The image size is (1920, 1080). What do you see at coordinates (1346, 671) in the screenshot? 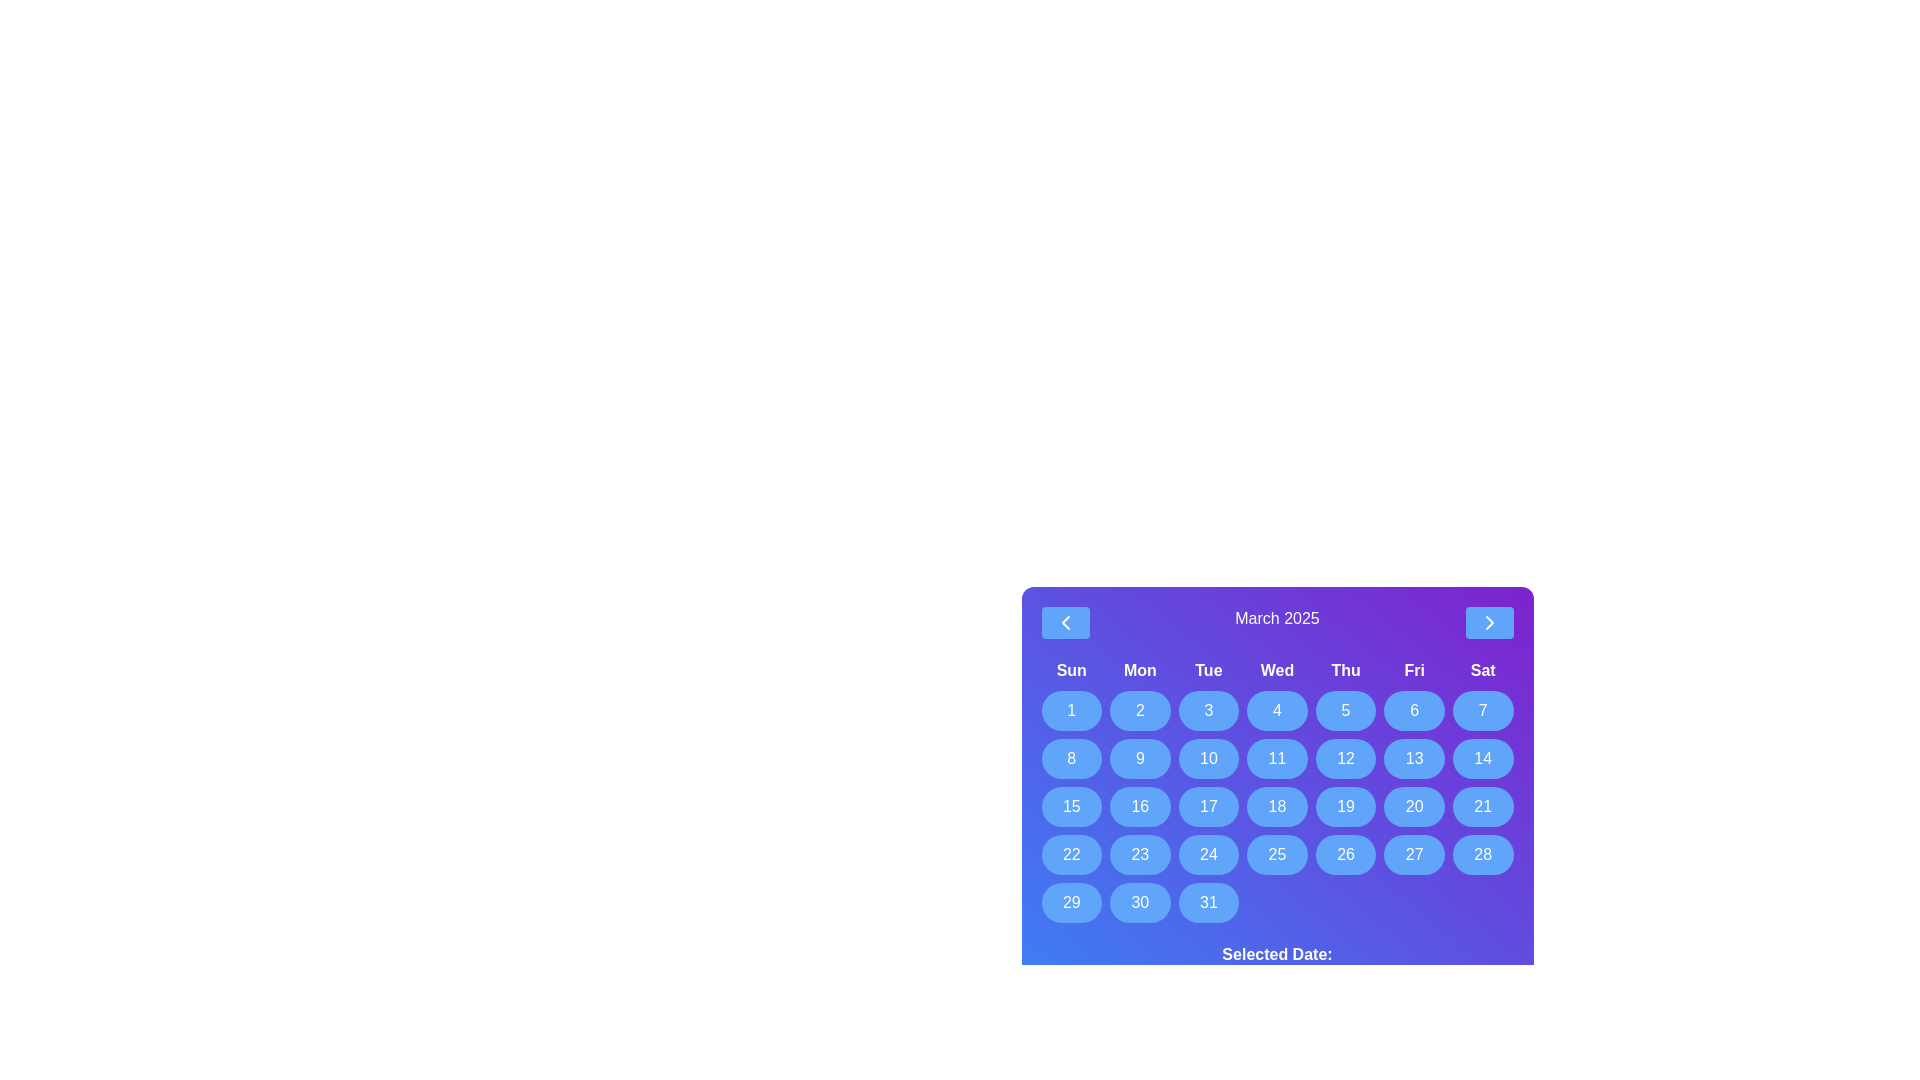
I see `the Static Label displaying 'Thu', which is the fifth item in a row of day labels in the grid calendar` at bounding box center [1346, 671].